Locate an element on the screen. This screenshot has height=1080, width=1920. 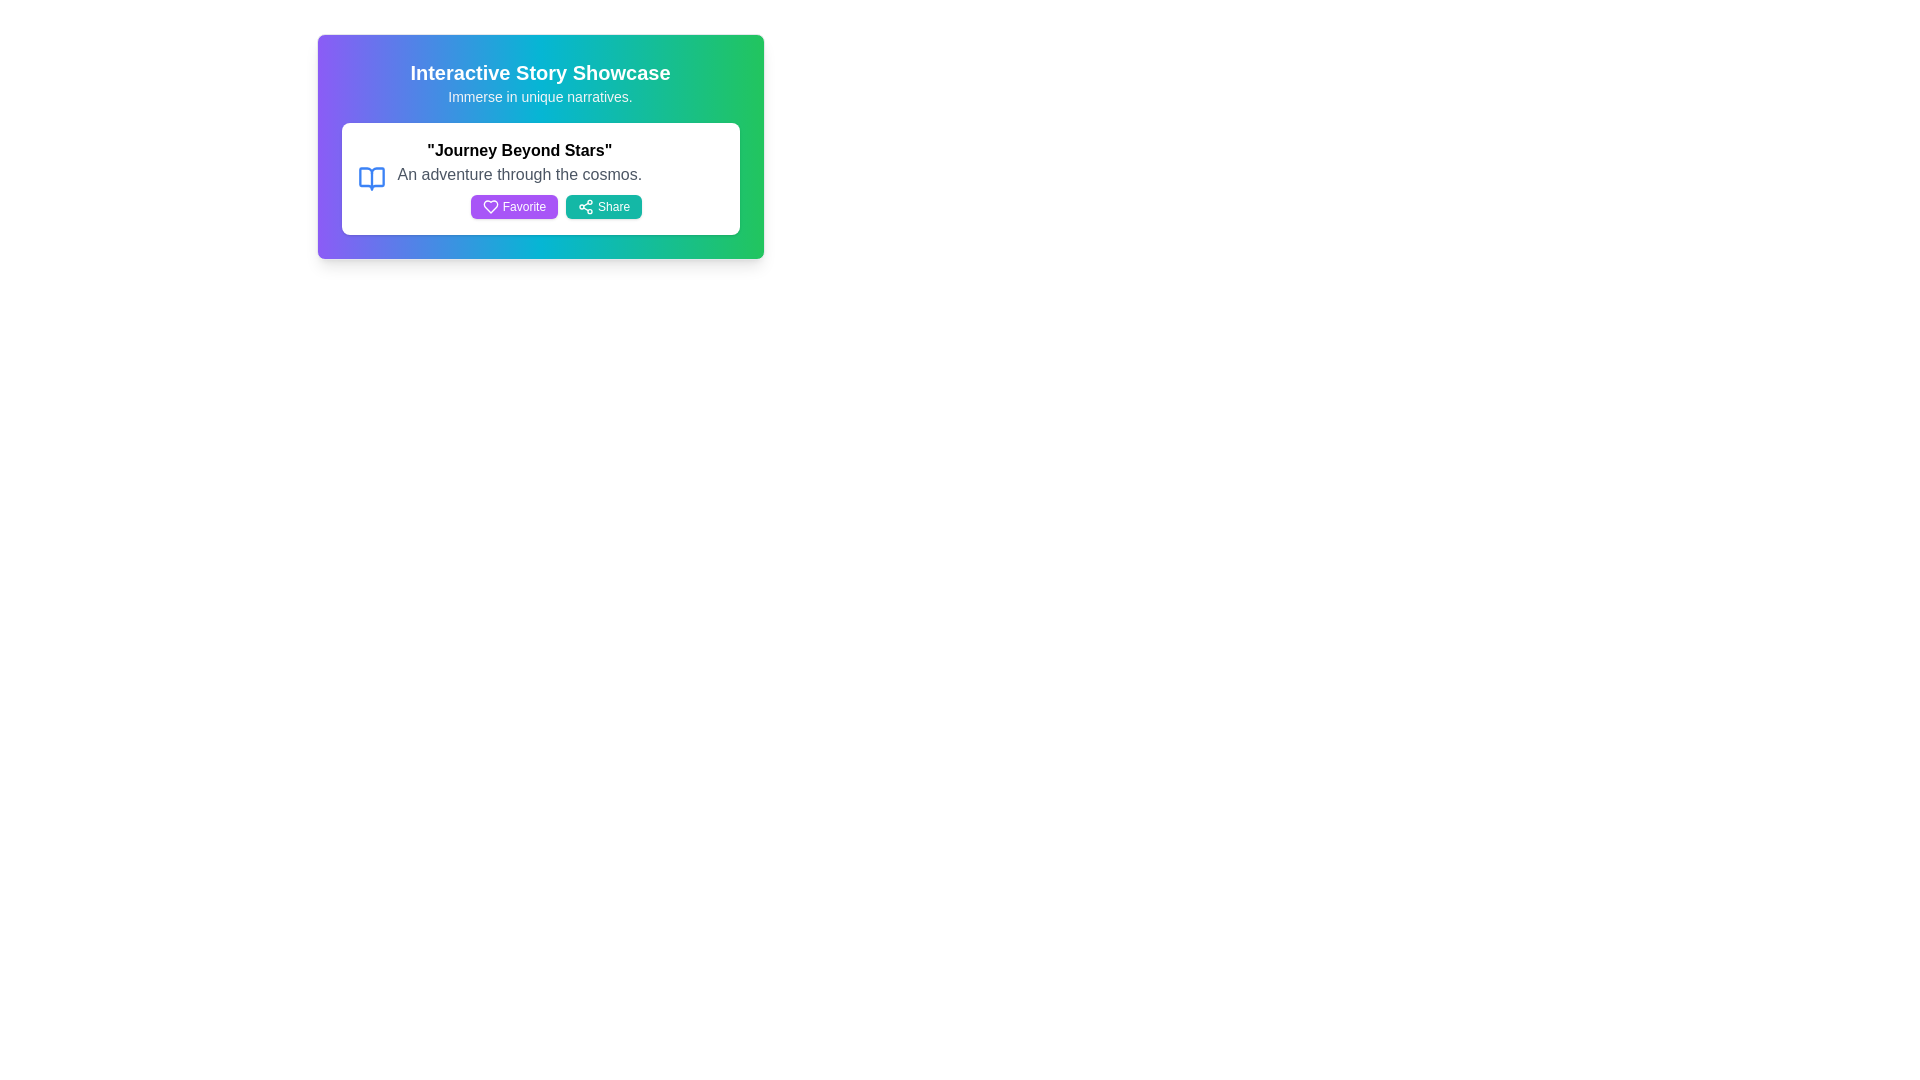
the text element displaying 'Interactive Story Showcase' in white bold font to interact with it is located at coordinates (540, 72).